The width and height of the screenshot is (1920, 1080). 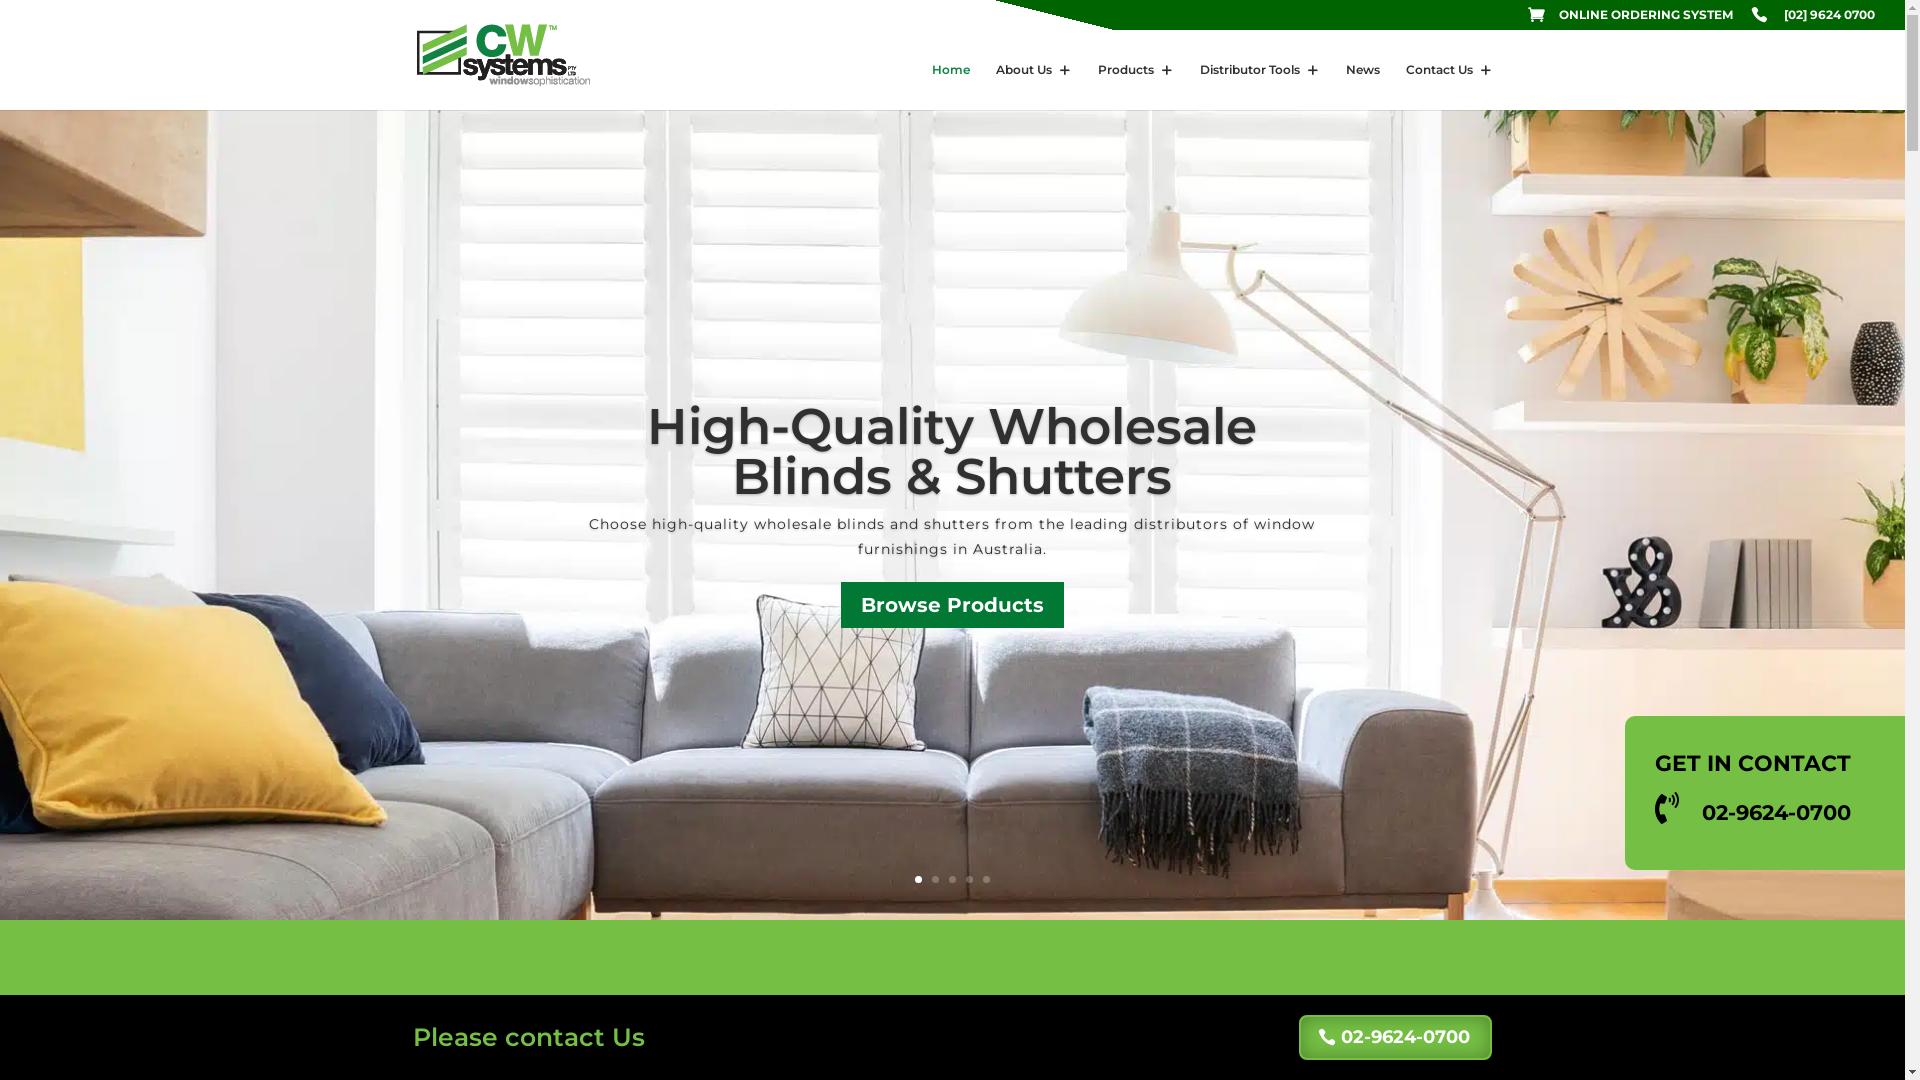 What do you see at coordinates (1136, 85) in the screenshot?
I see `'Products'` at bounding box center [1136, 85].